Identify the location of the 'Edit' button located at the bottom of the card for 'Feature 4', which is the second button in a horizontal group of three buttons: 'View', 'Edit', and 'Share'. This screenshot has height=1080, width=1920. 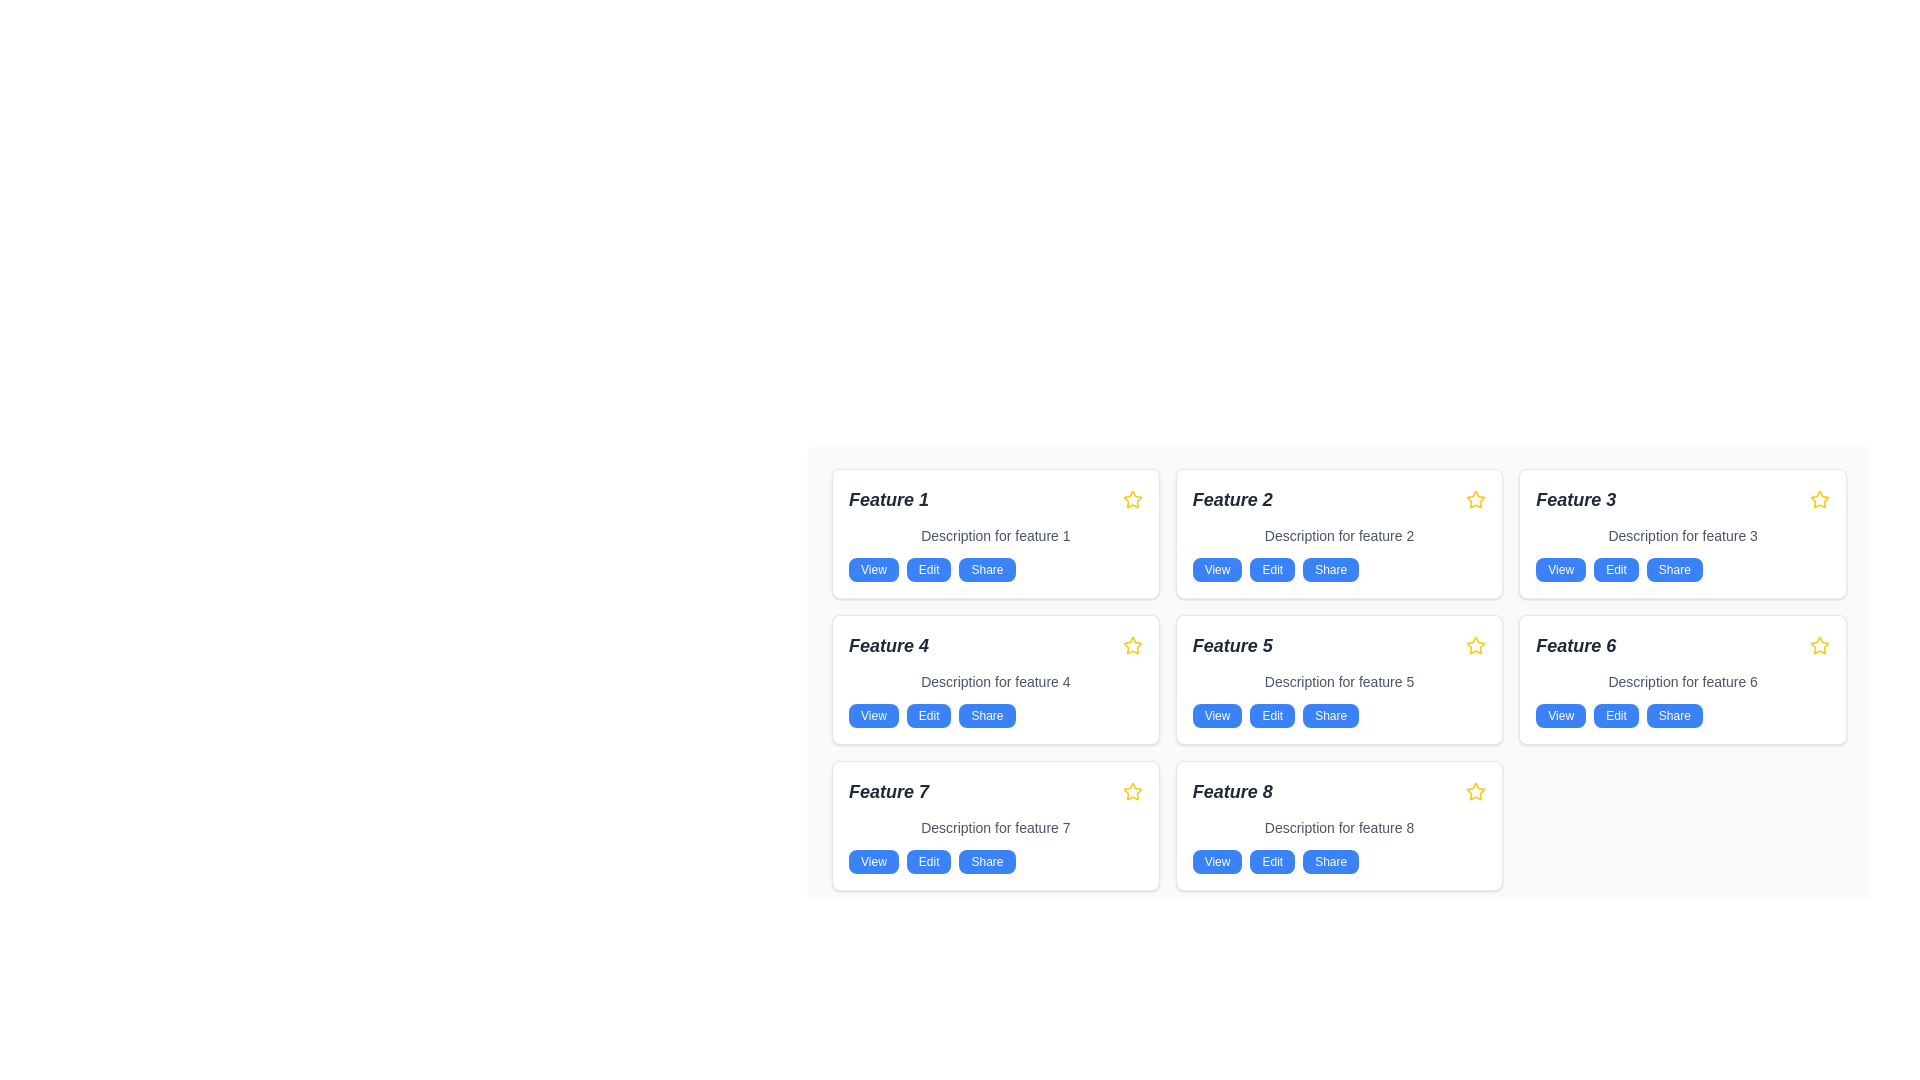
(928, 715).